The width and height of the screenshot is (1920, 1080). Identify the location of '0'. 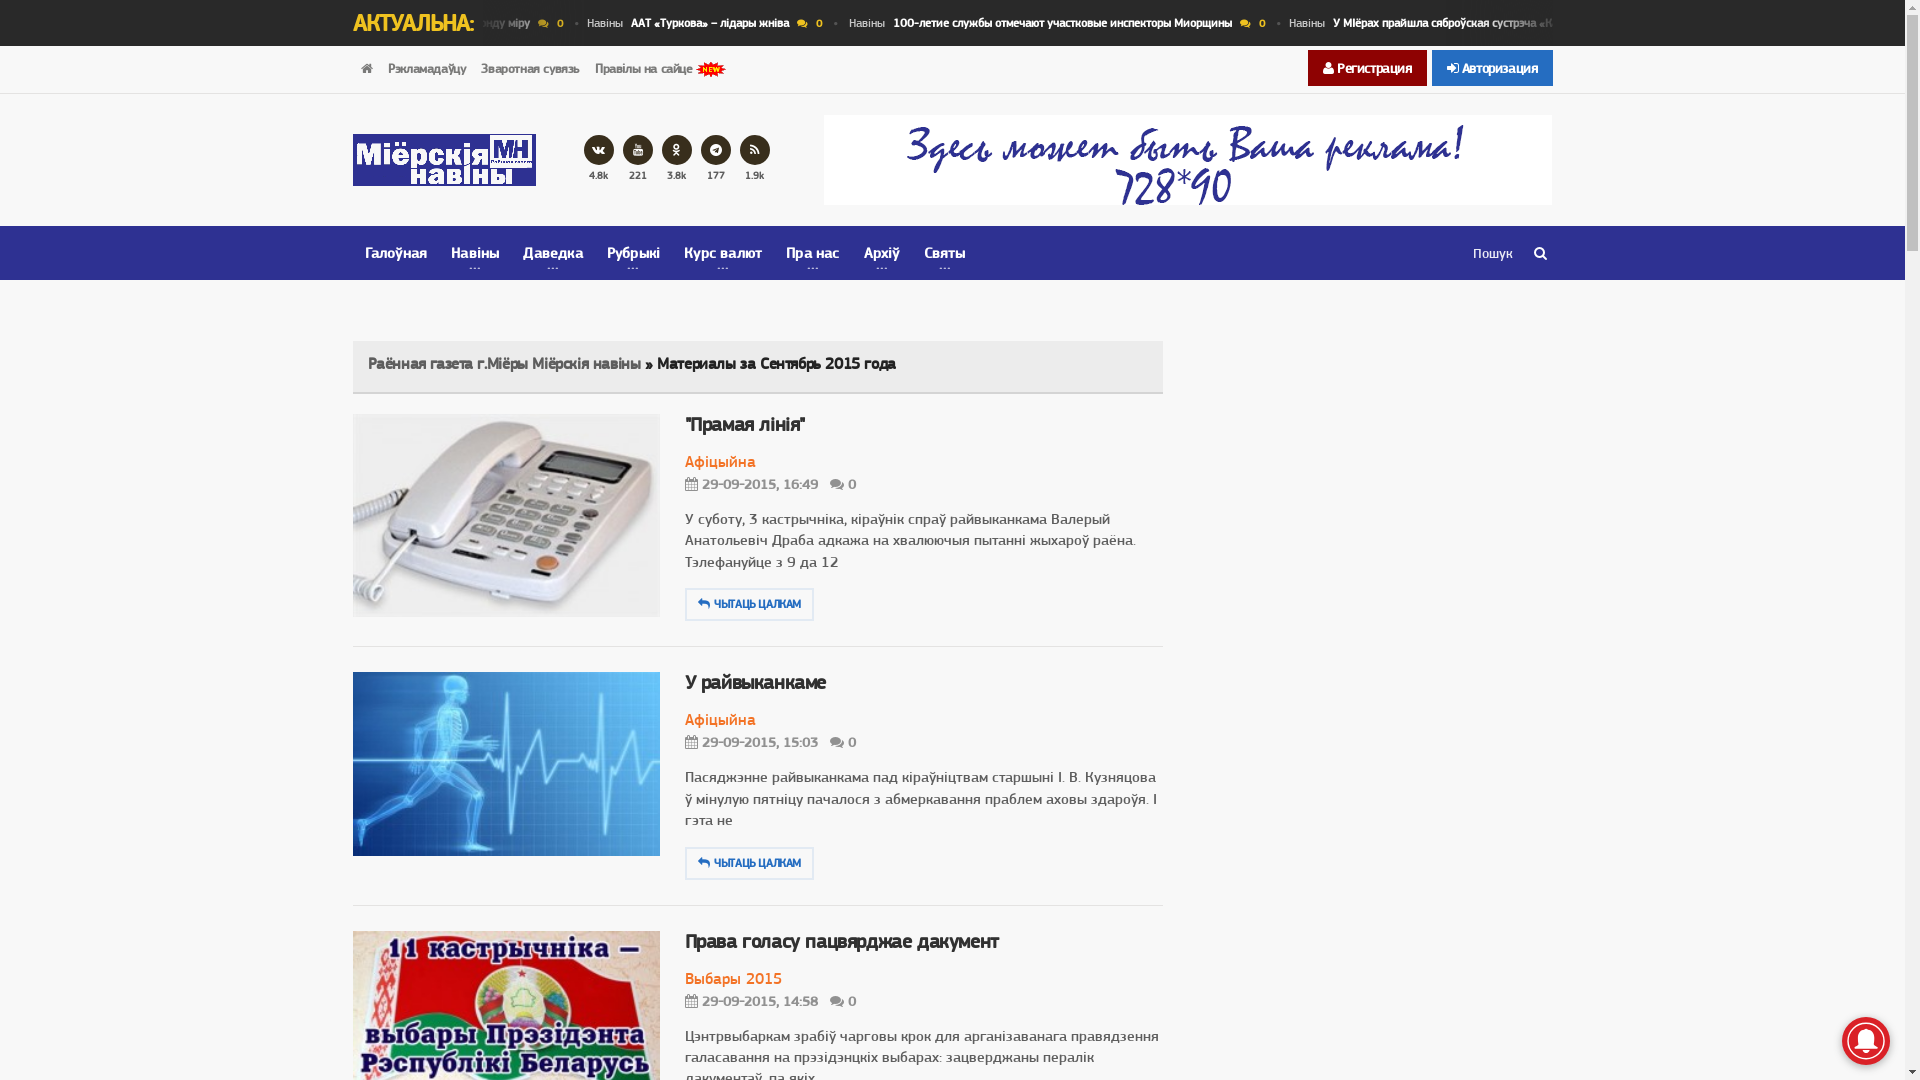
(1454, 23).